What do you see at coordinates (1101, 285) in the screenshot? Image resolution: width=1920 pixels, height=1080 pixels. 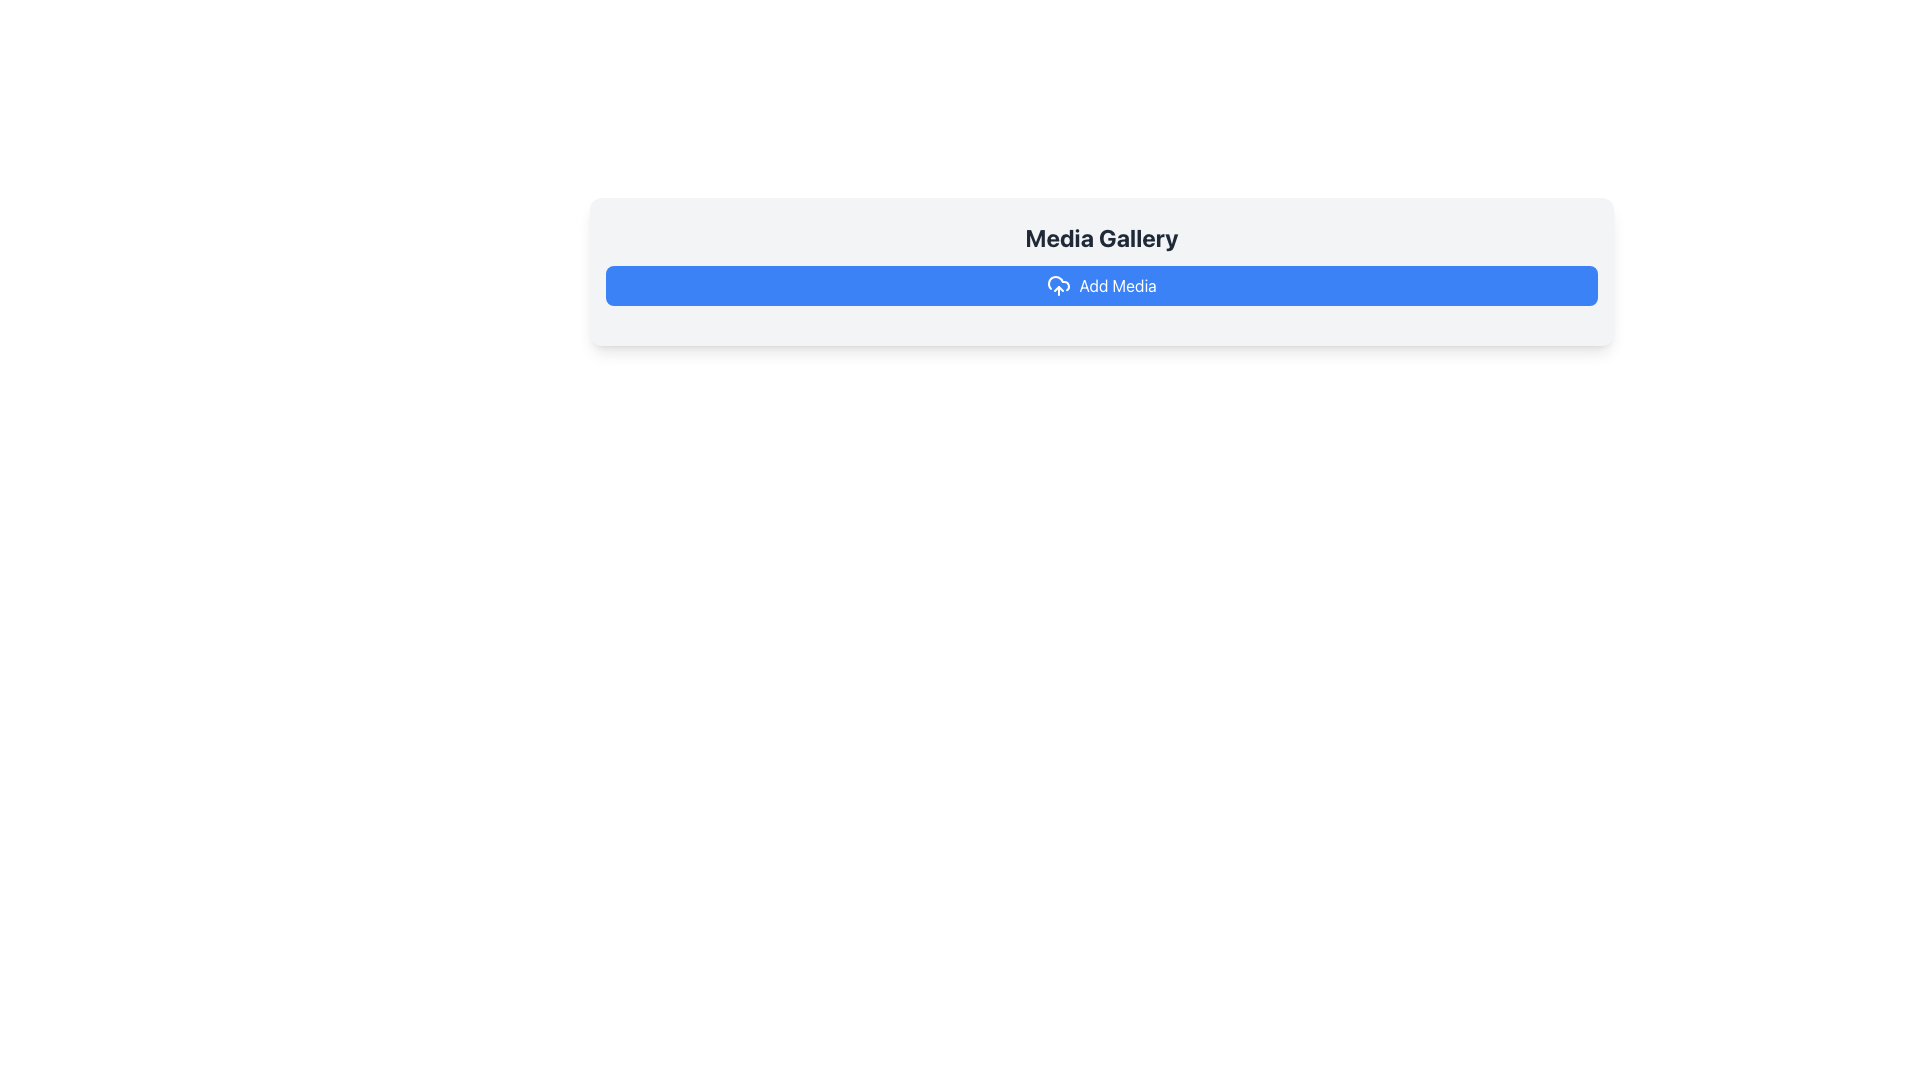 I see `the media upload button located below the 'Media Gallery' text` at bounding box center [1101, 285].